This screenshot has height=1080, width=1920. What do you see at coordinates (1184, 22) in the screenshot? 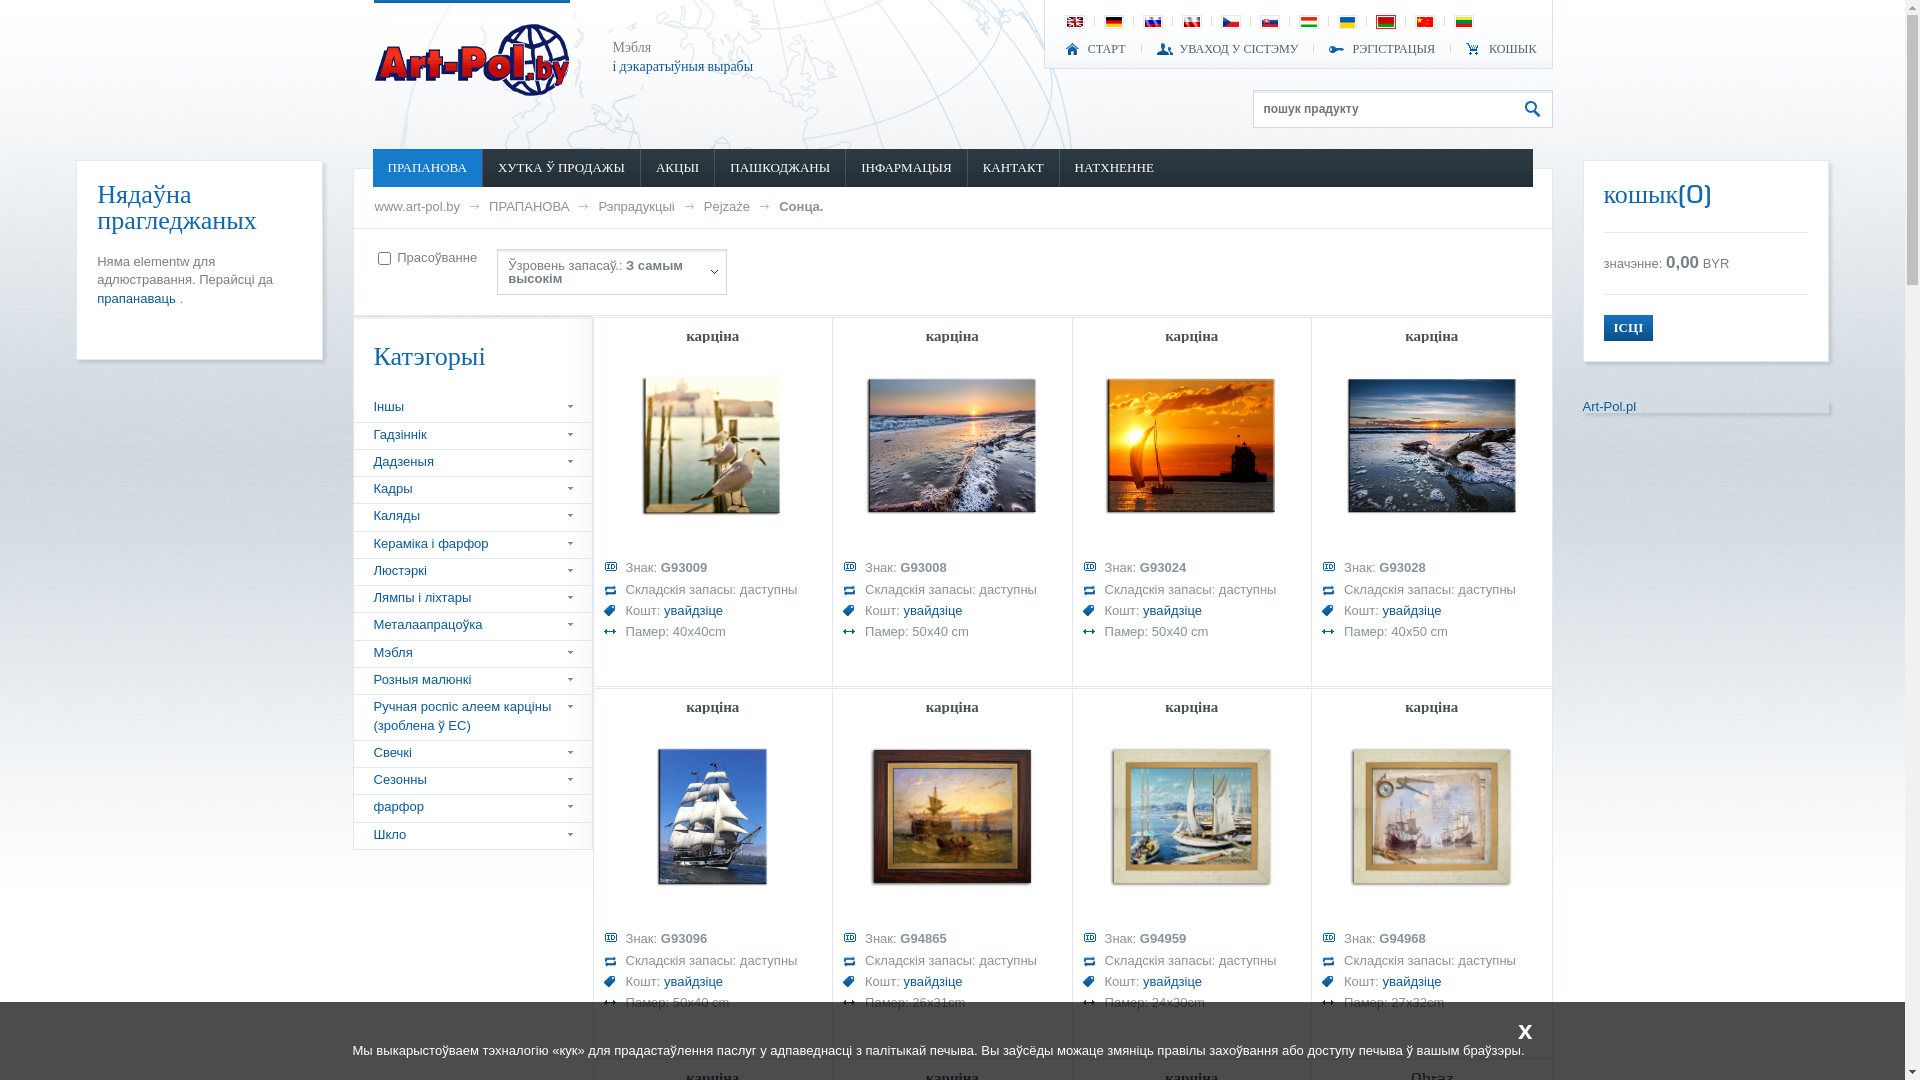
I see `'pl'` at bounding box center [1184, 22].